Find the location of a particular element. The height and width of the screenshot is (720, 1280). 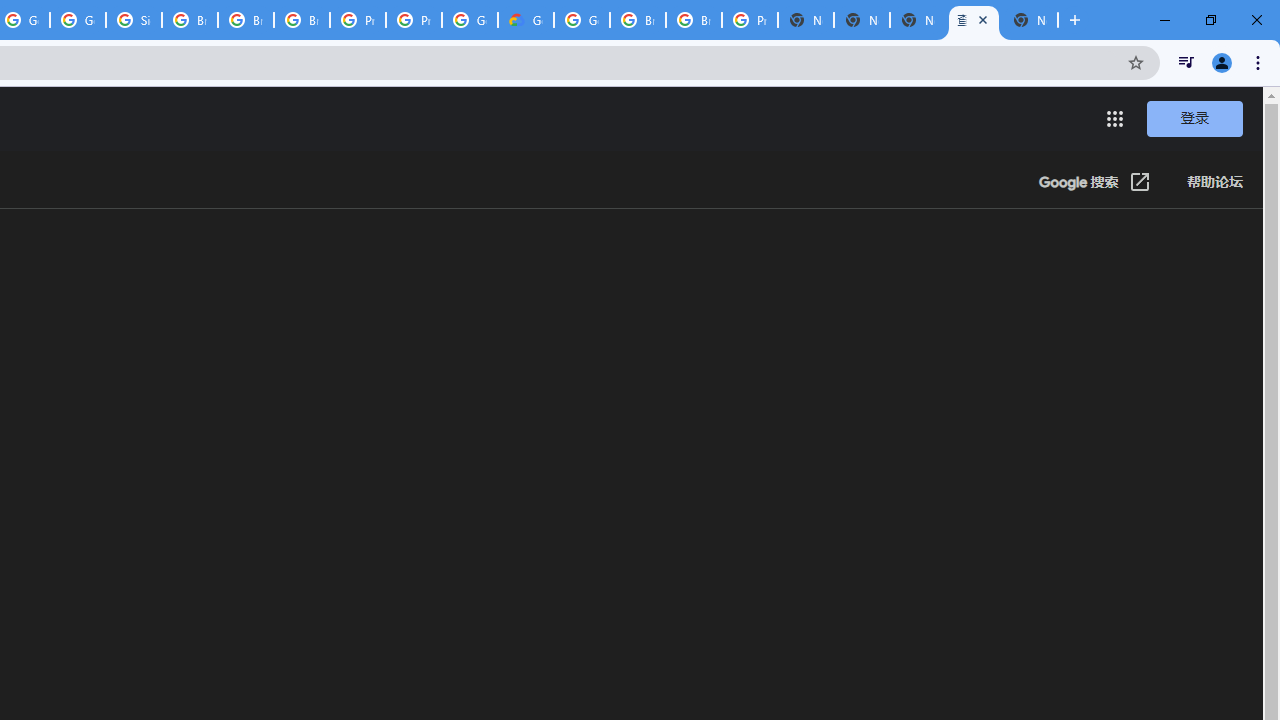

'Browse Chrome as a guest - Computer - Google Chrome Help' is located at coordinates (244, 20).